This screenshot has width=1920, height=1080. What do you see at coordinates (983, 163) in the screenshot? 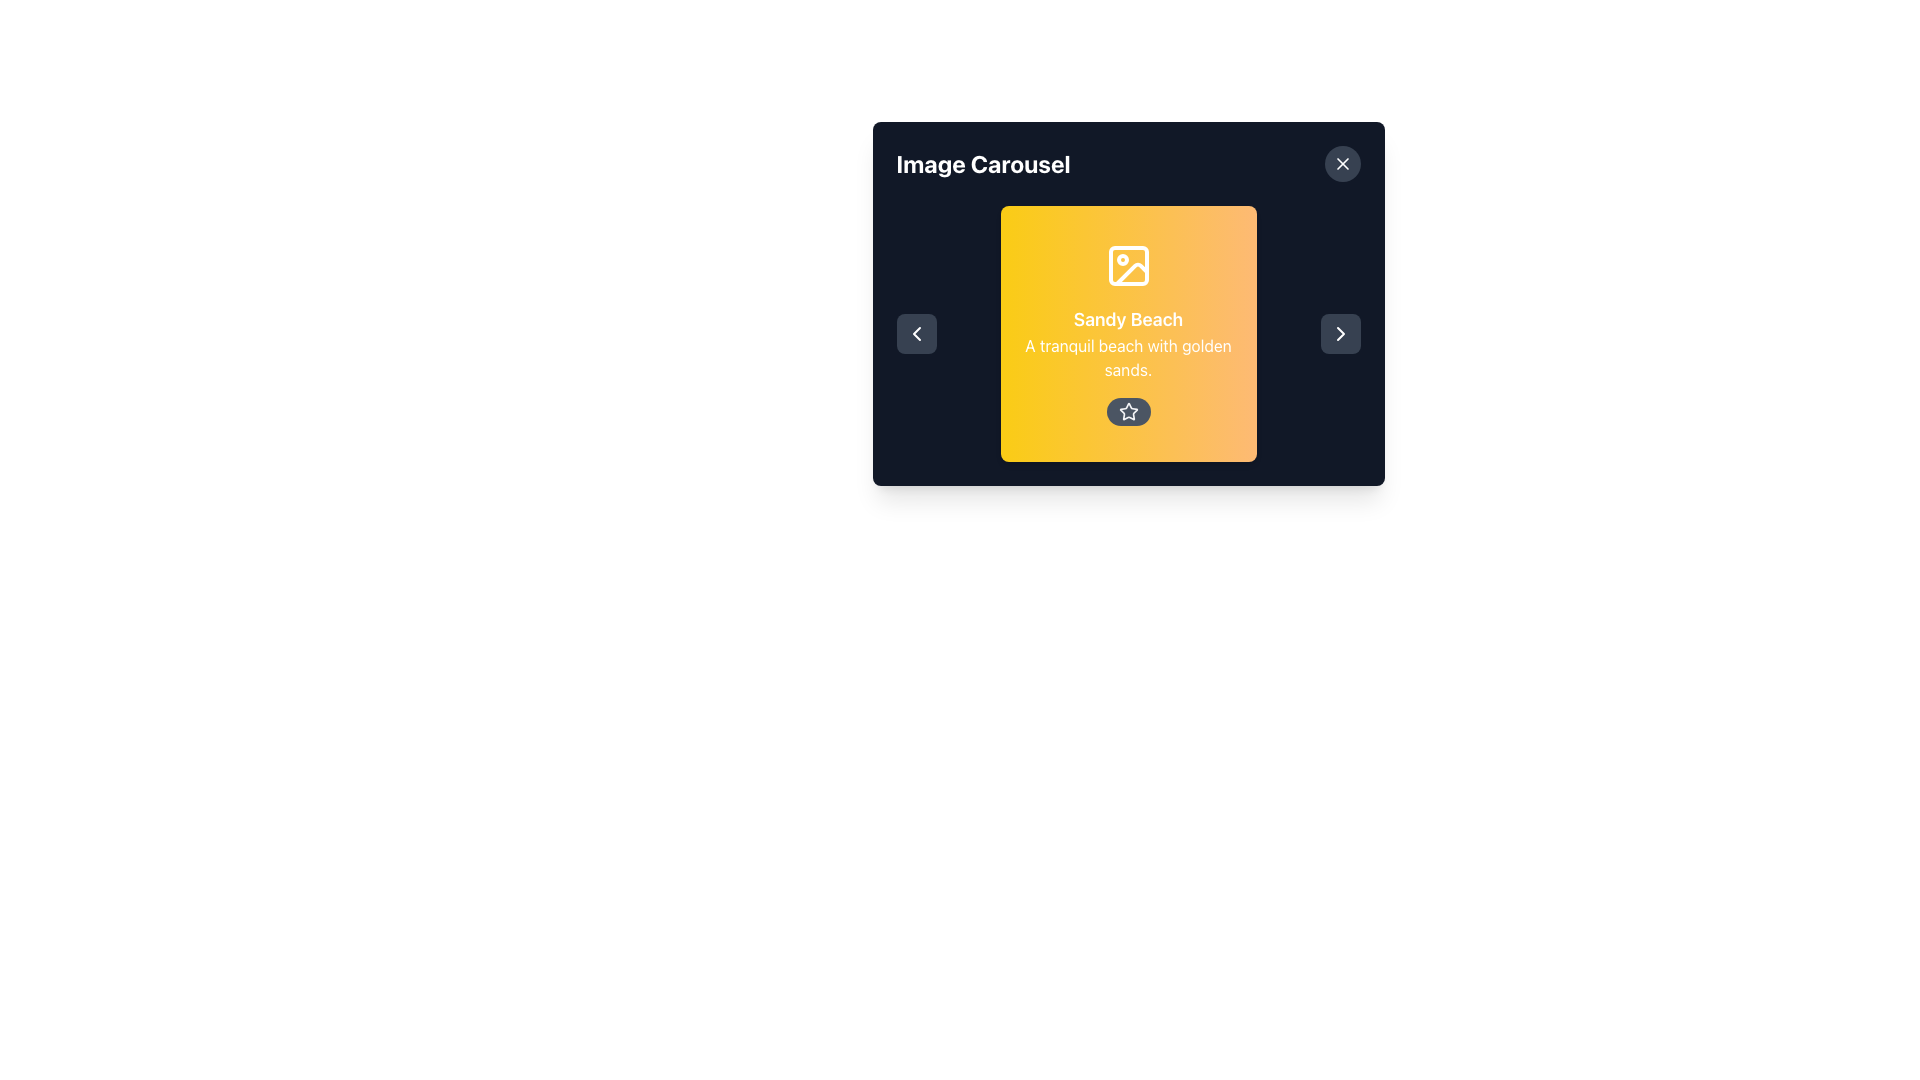
I see `the static text label displaying 'Image Carousel', which is styled in a bold, large font and located above the carousel interface` at bounding box center [983, 163].